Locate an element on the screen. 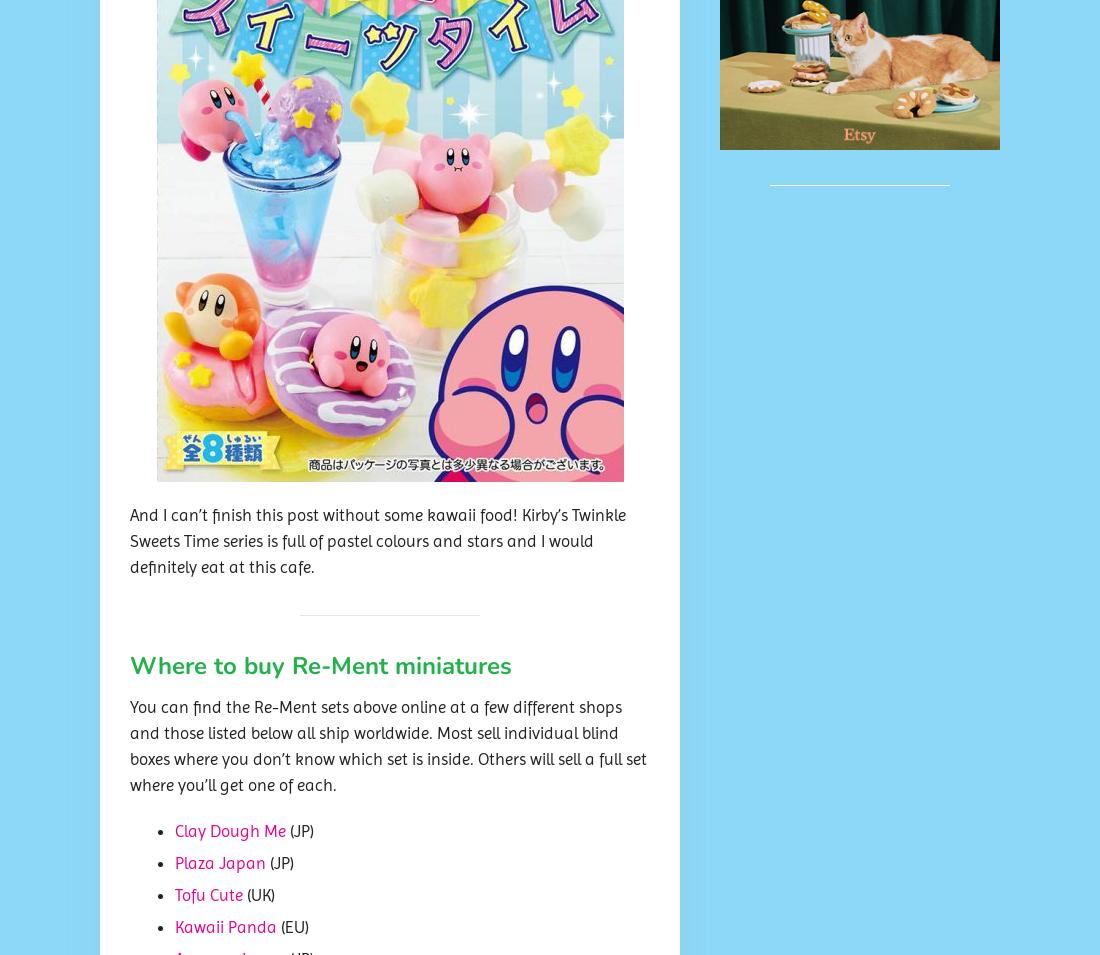 This screenshot has height=955, width=1100. '(EU)' is located at coordinates (292, 927).